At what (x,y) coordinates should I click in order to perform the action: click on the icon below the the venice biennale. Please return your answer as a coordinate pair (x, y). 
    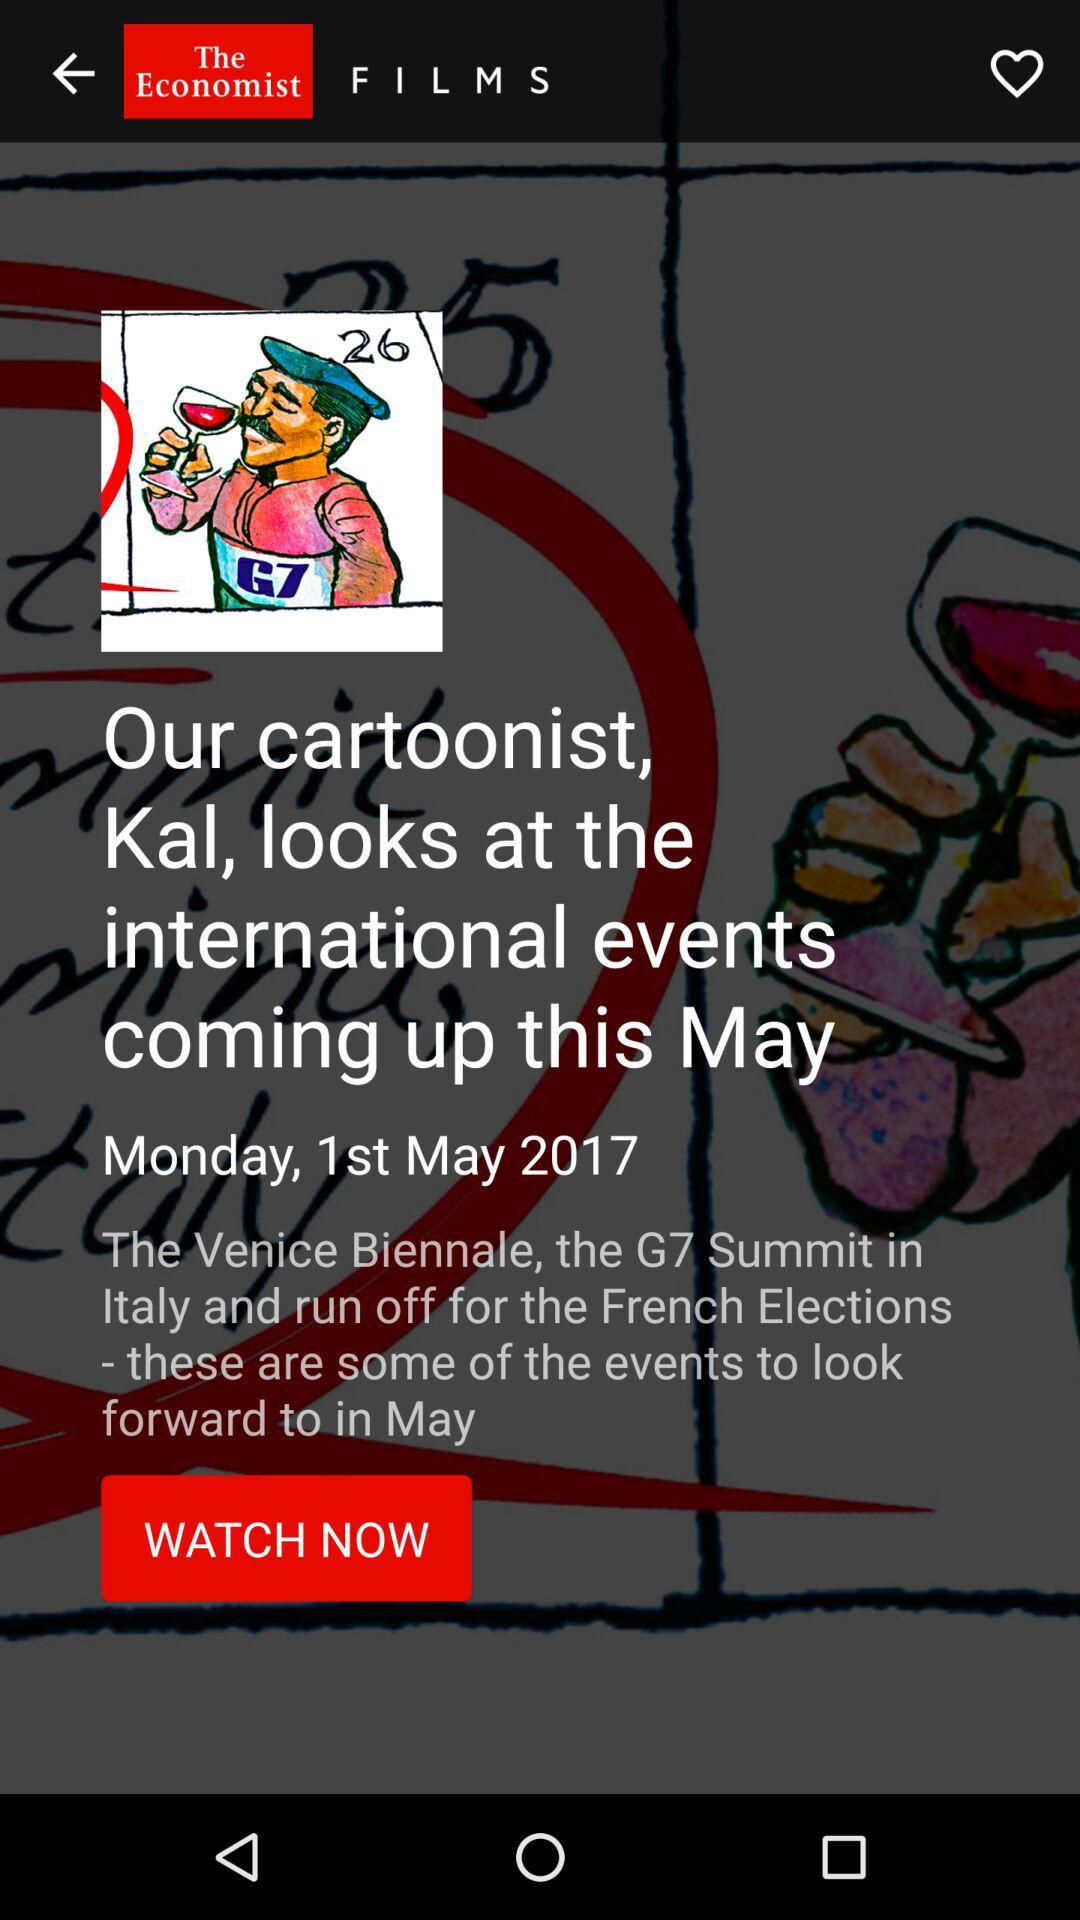
    Looking at the image, I should click on (286, 1537).